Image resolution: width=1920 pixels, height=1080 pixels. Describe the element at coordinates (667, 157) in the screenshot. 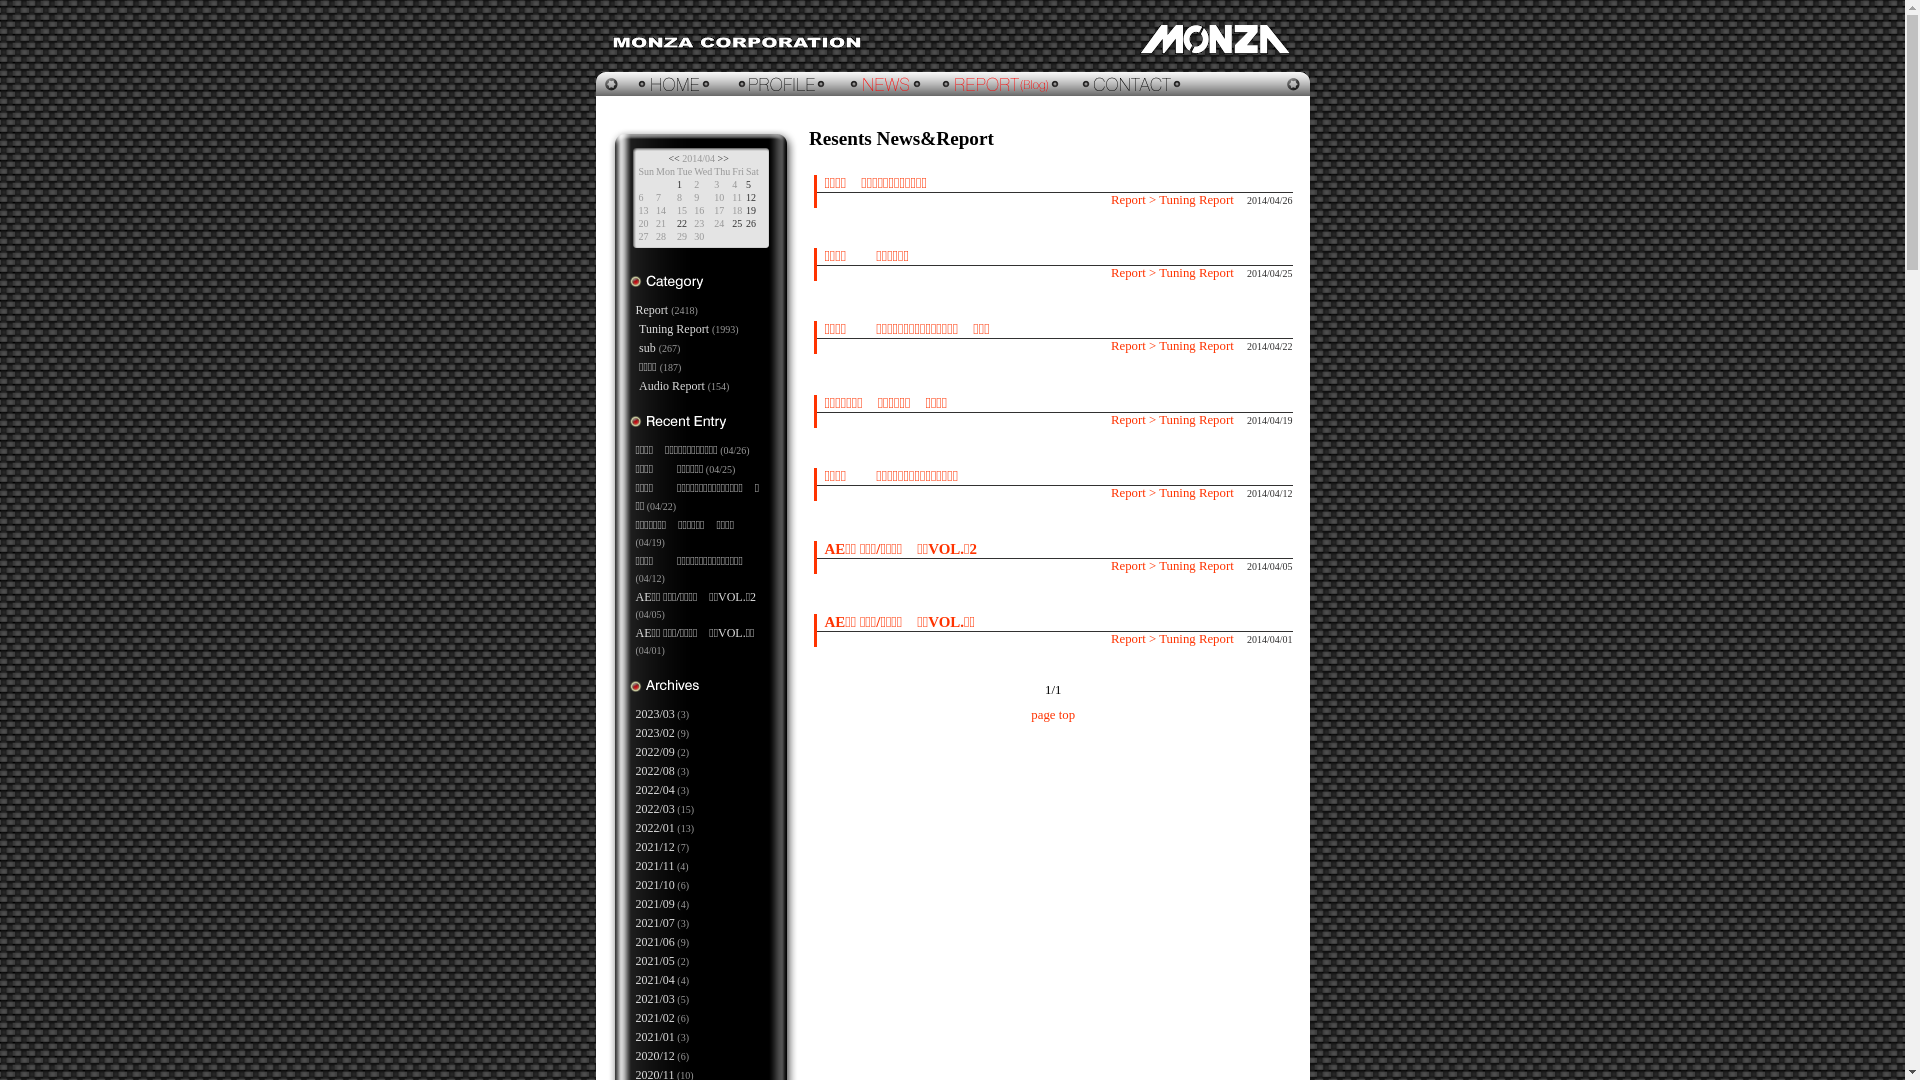

I see `'<<'` at that location.